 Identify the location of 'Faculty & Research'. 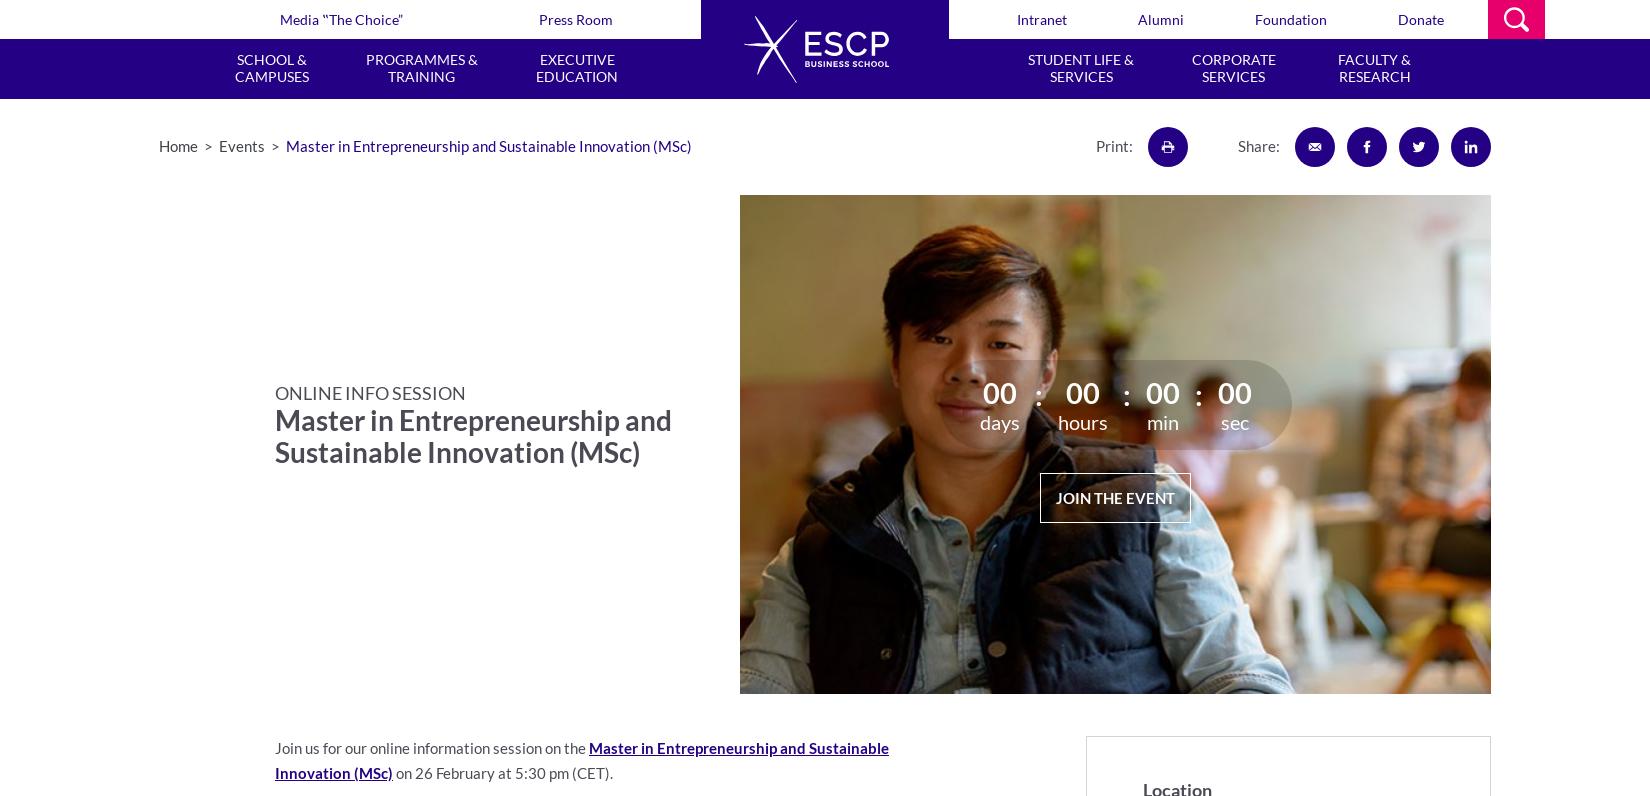
(1373, 66).